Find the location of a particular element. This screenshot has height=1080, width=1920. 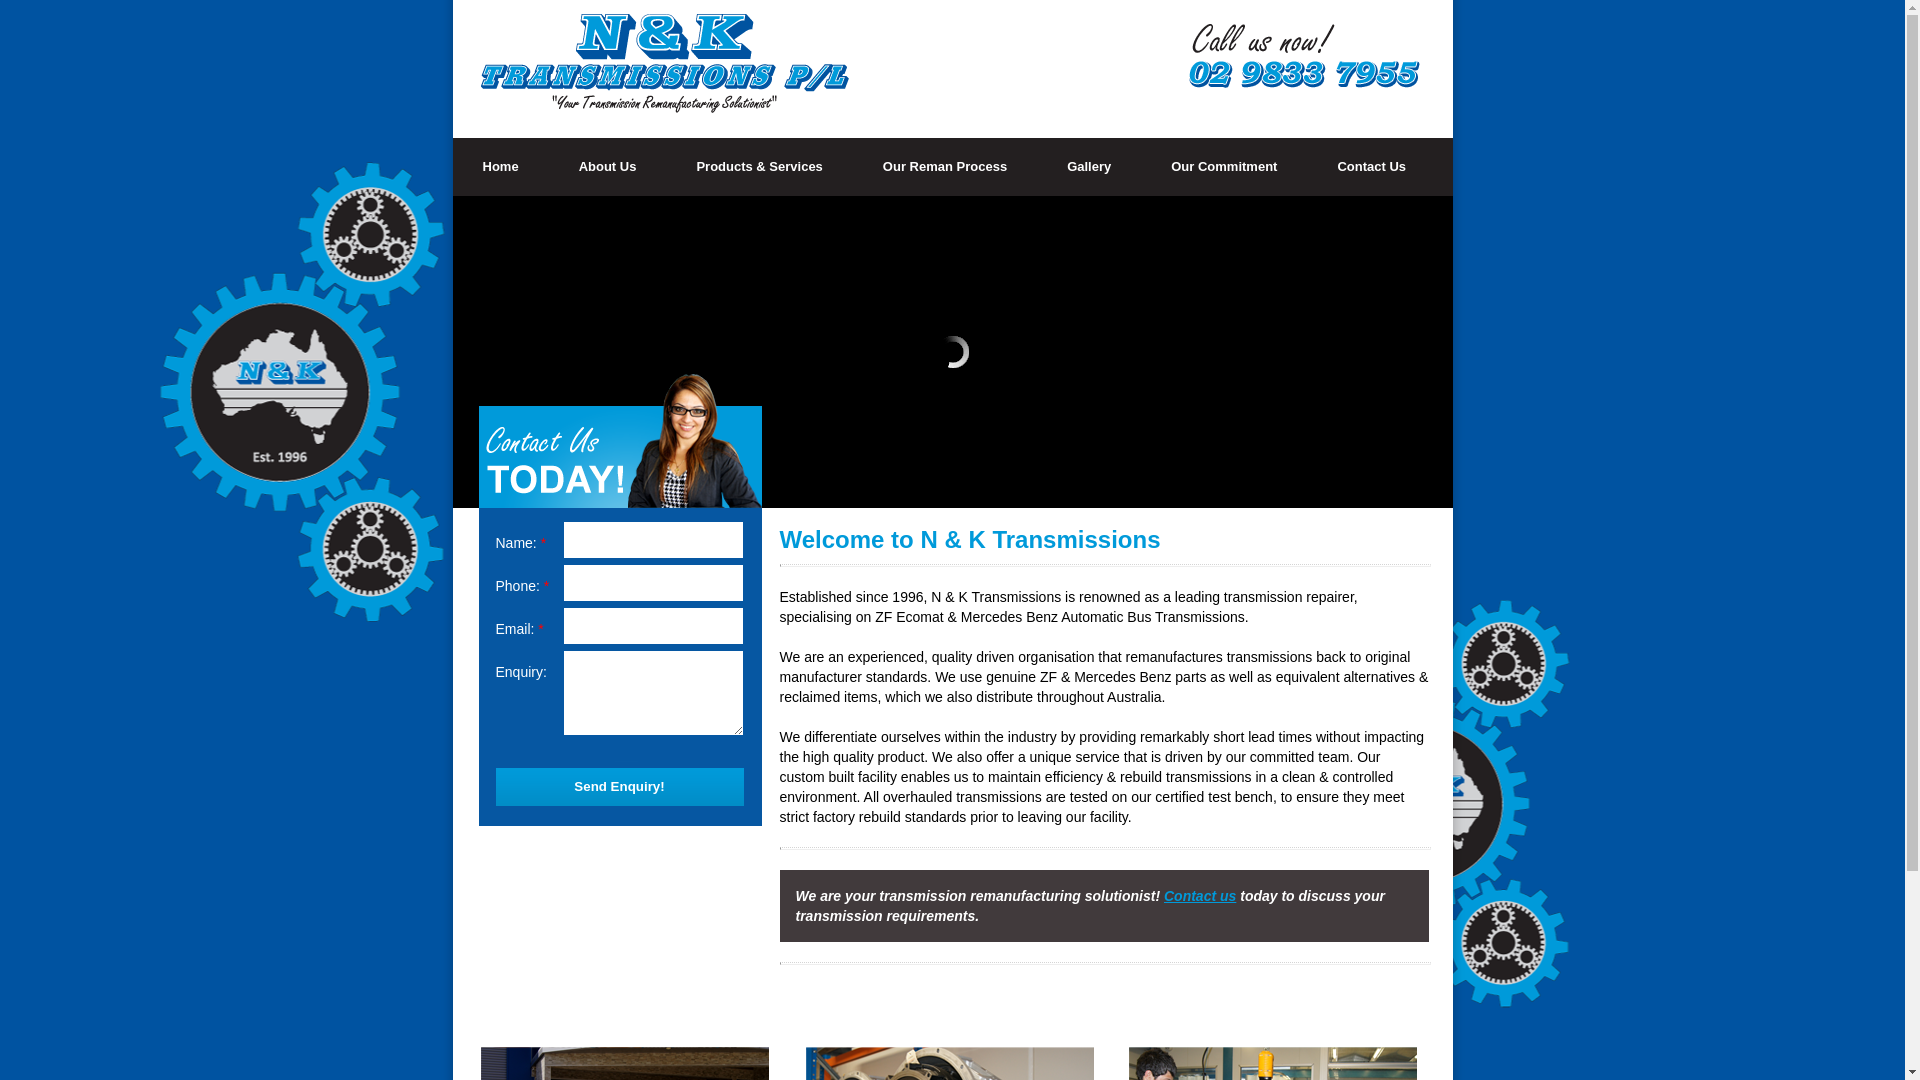

'Contact us' is located at coordinates (1200, 894).